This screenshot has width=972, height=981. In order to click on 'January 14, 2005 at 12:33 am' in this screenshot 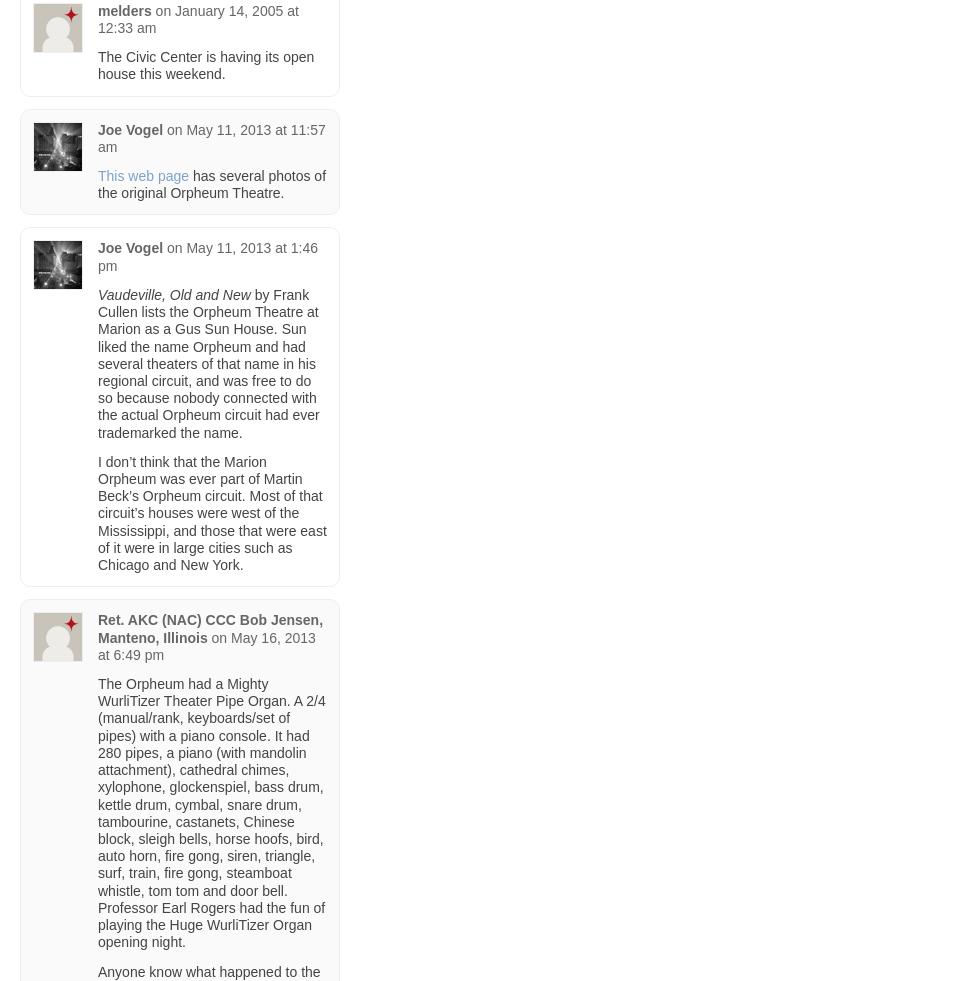, I will do `click(196, 17)`.